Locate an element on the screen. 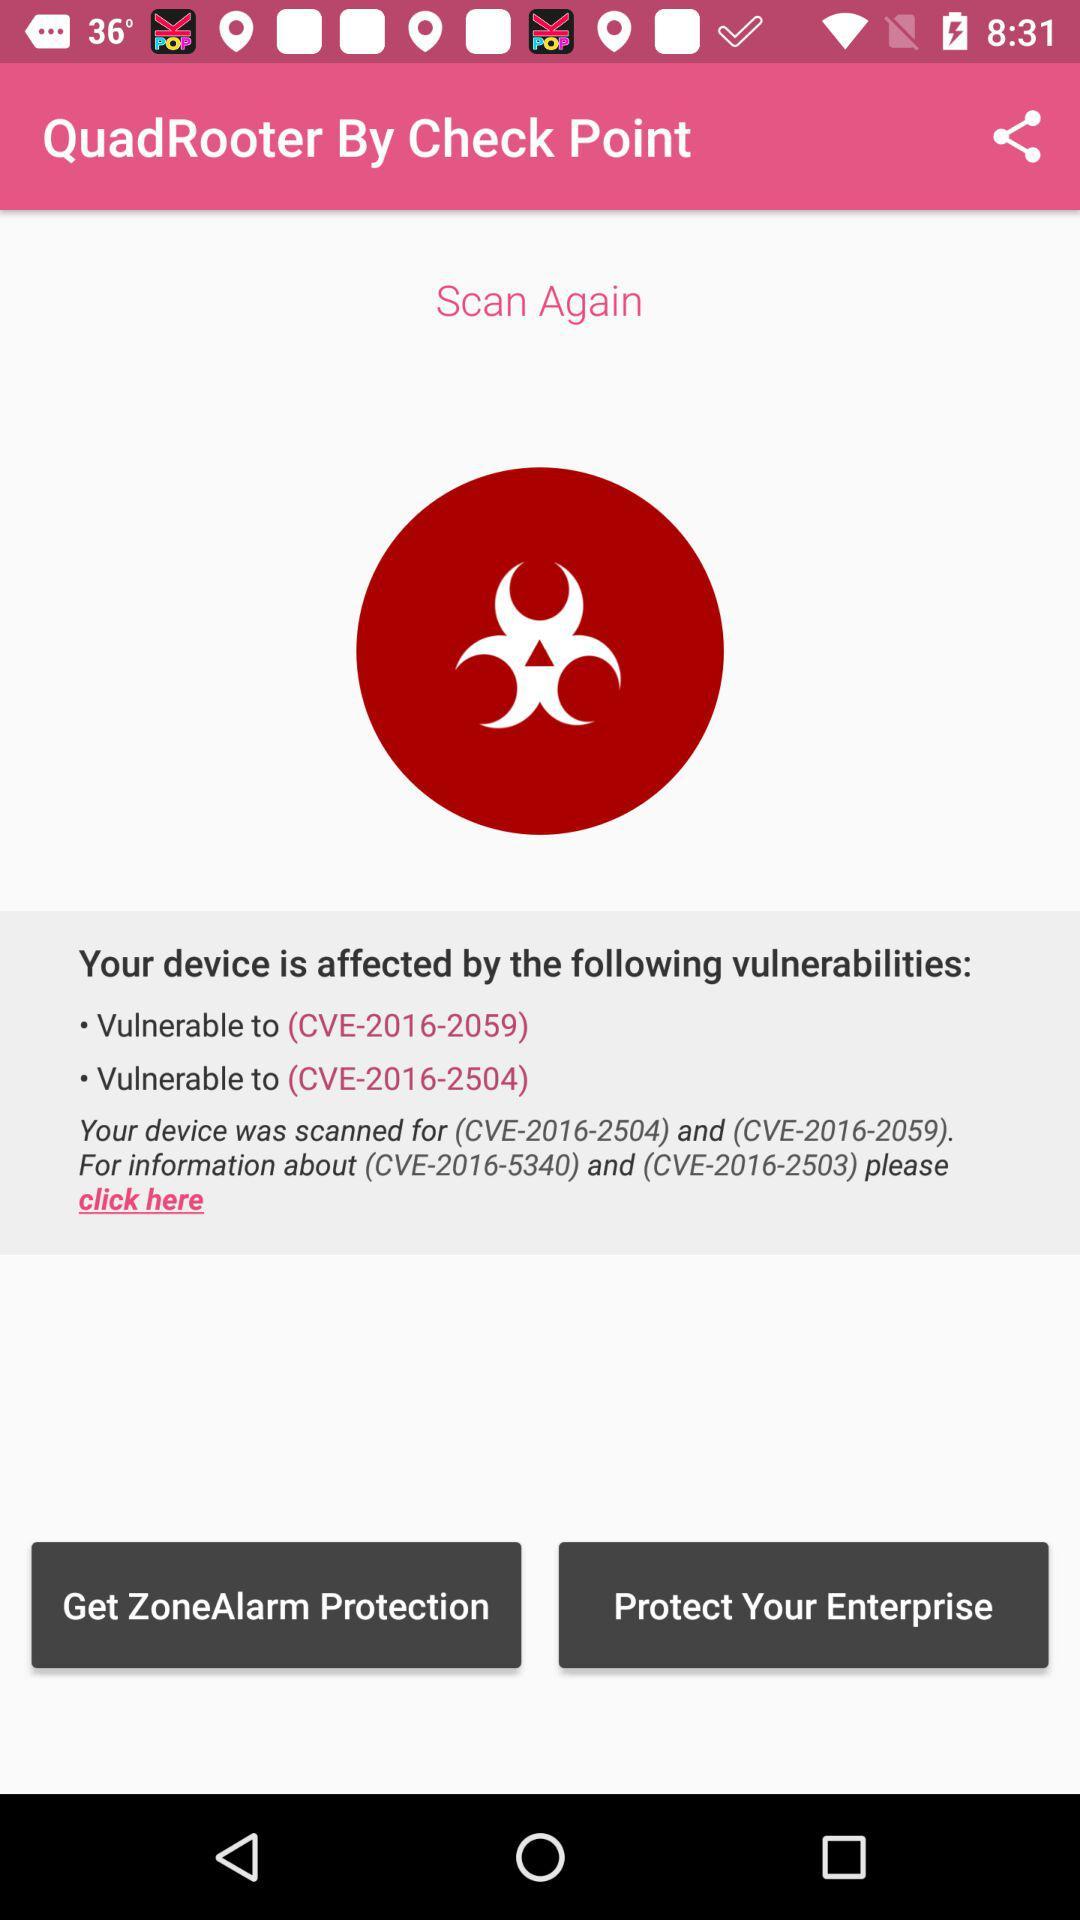  item at the bottom left corner is located at coordinates (276, 1604).